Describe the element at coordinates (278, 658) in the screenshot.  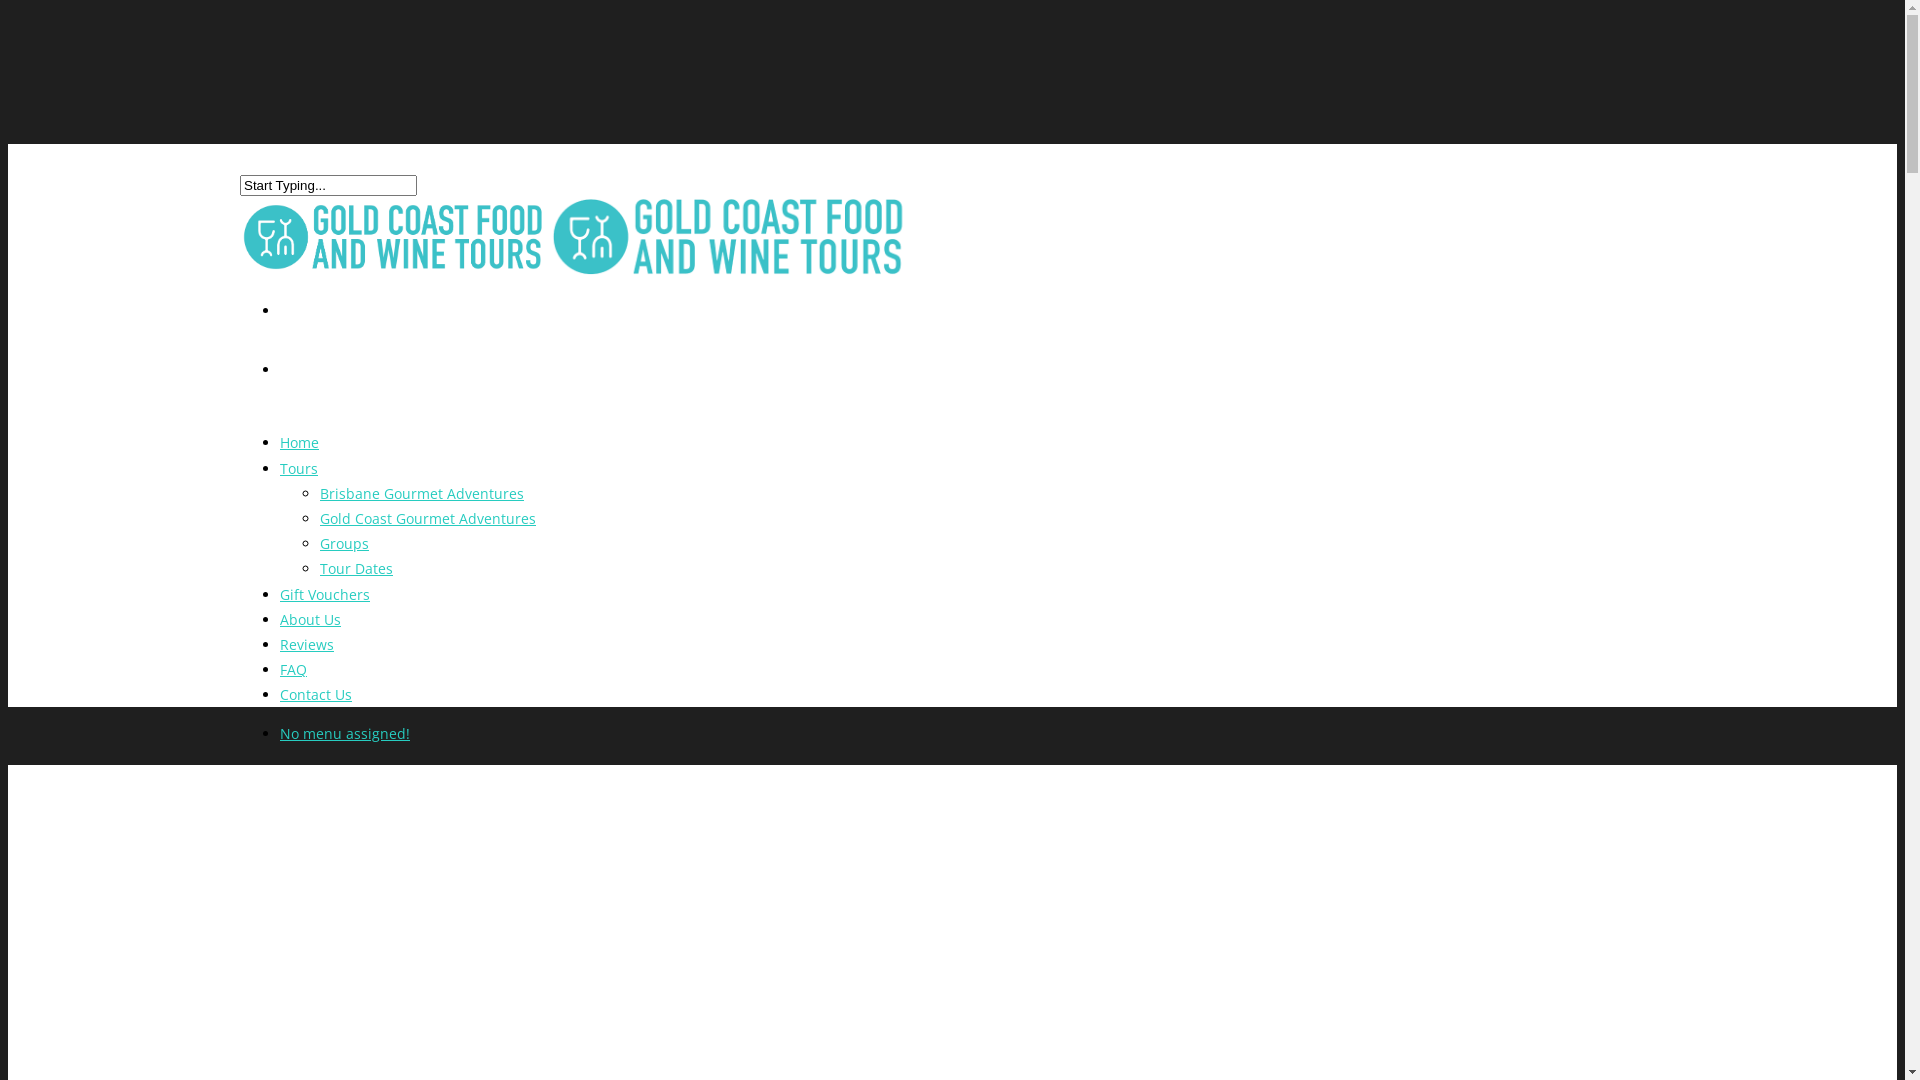
I see `'Reviews'` at that location.